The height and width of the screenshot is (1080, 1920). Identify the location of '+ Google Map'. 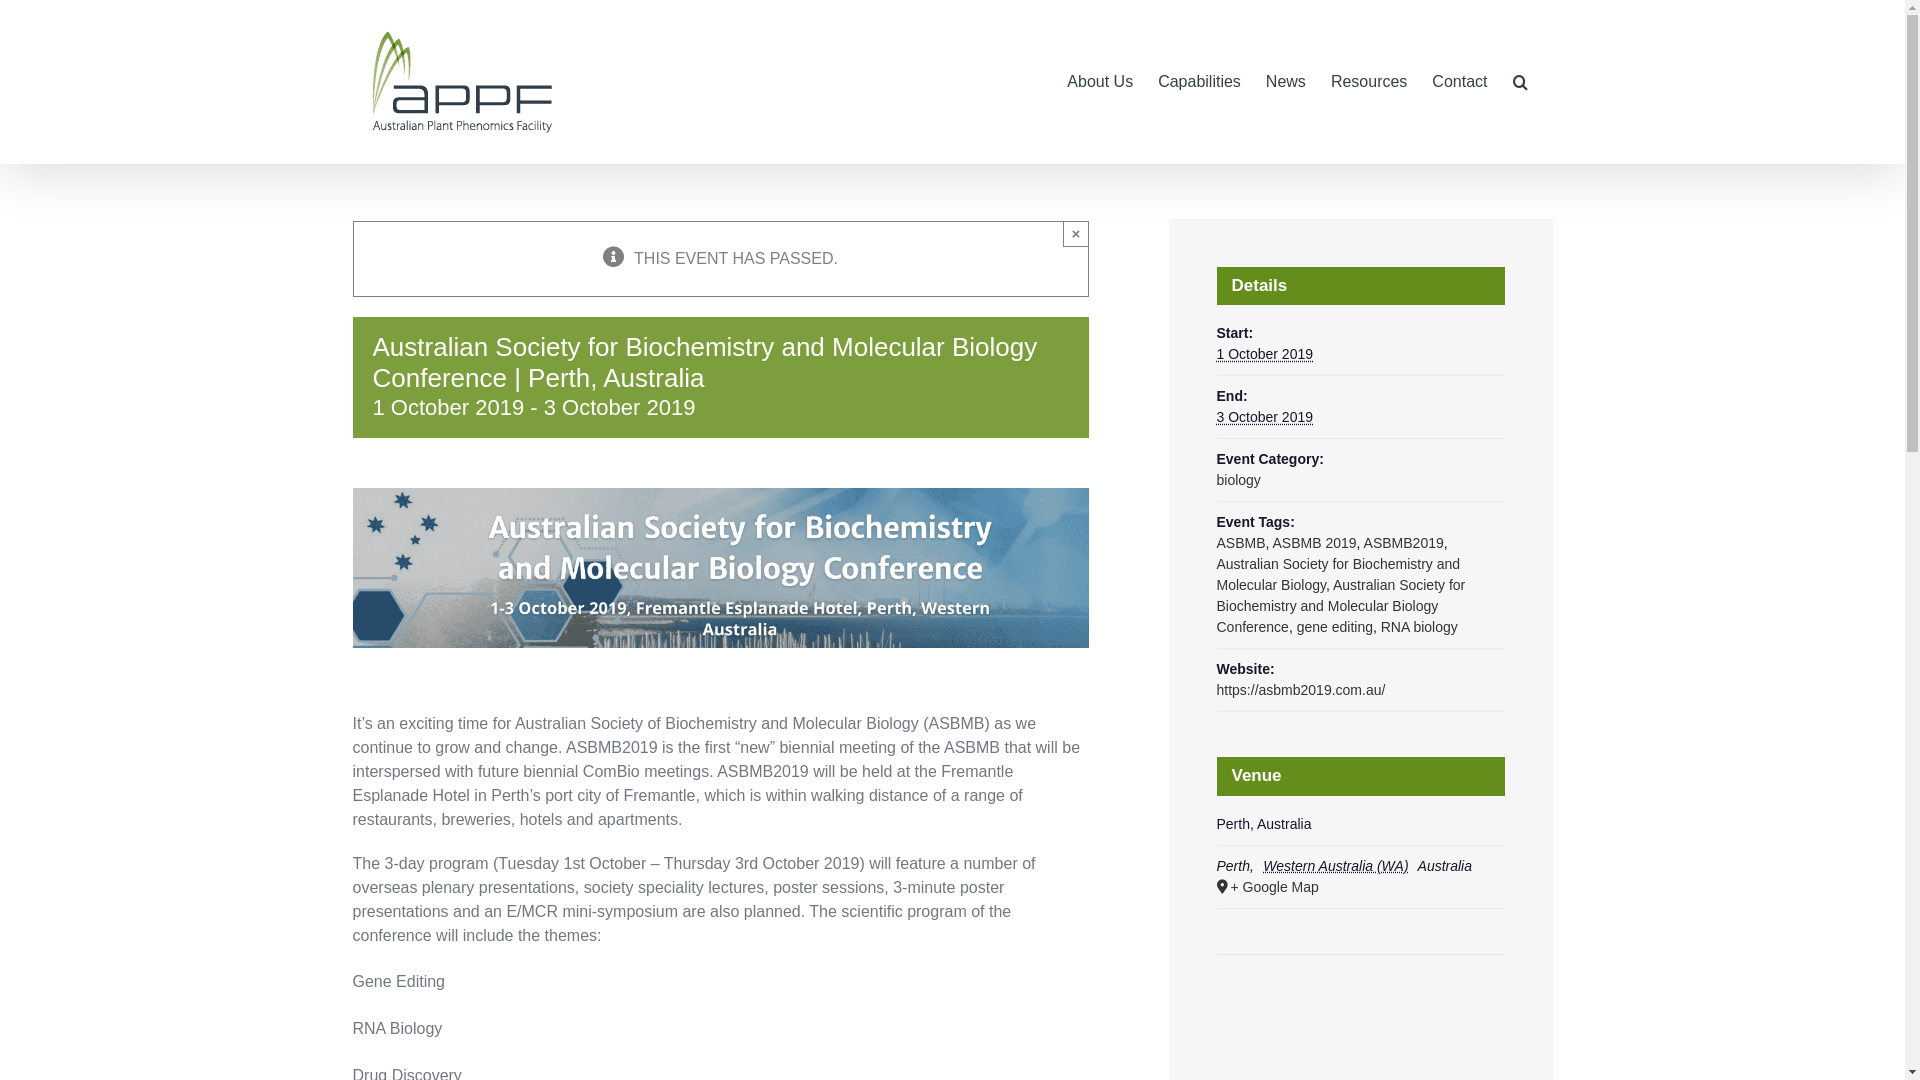
(1358, 886).